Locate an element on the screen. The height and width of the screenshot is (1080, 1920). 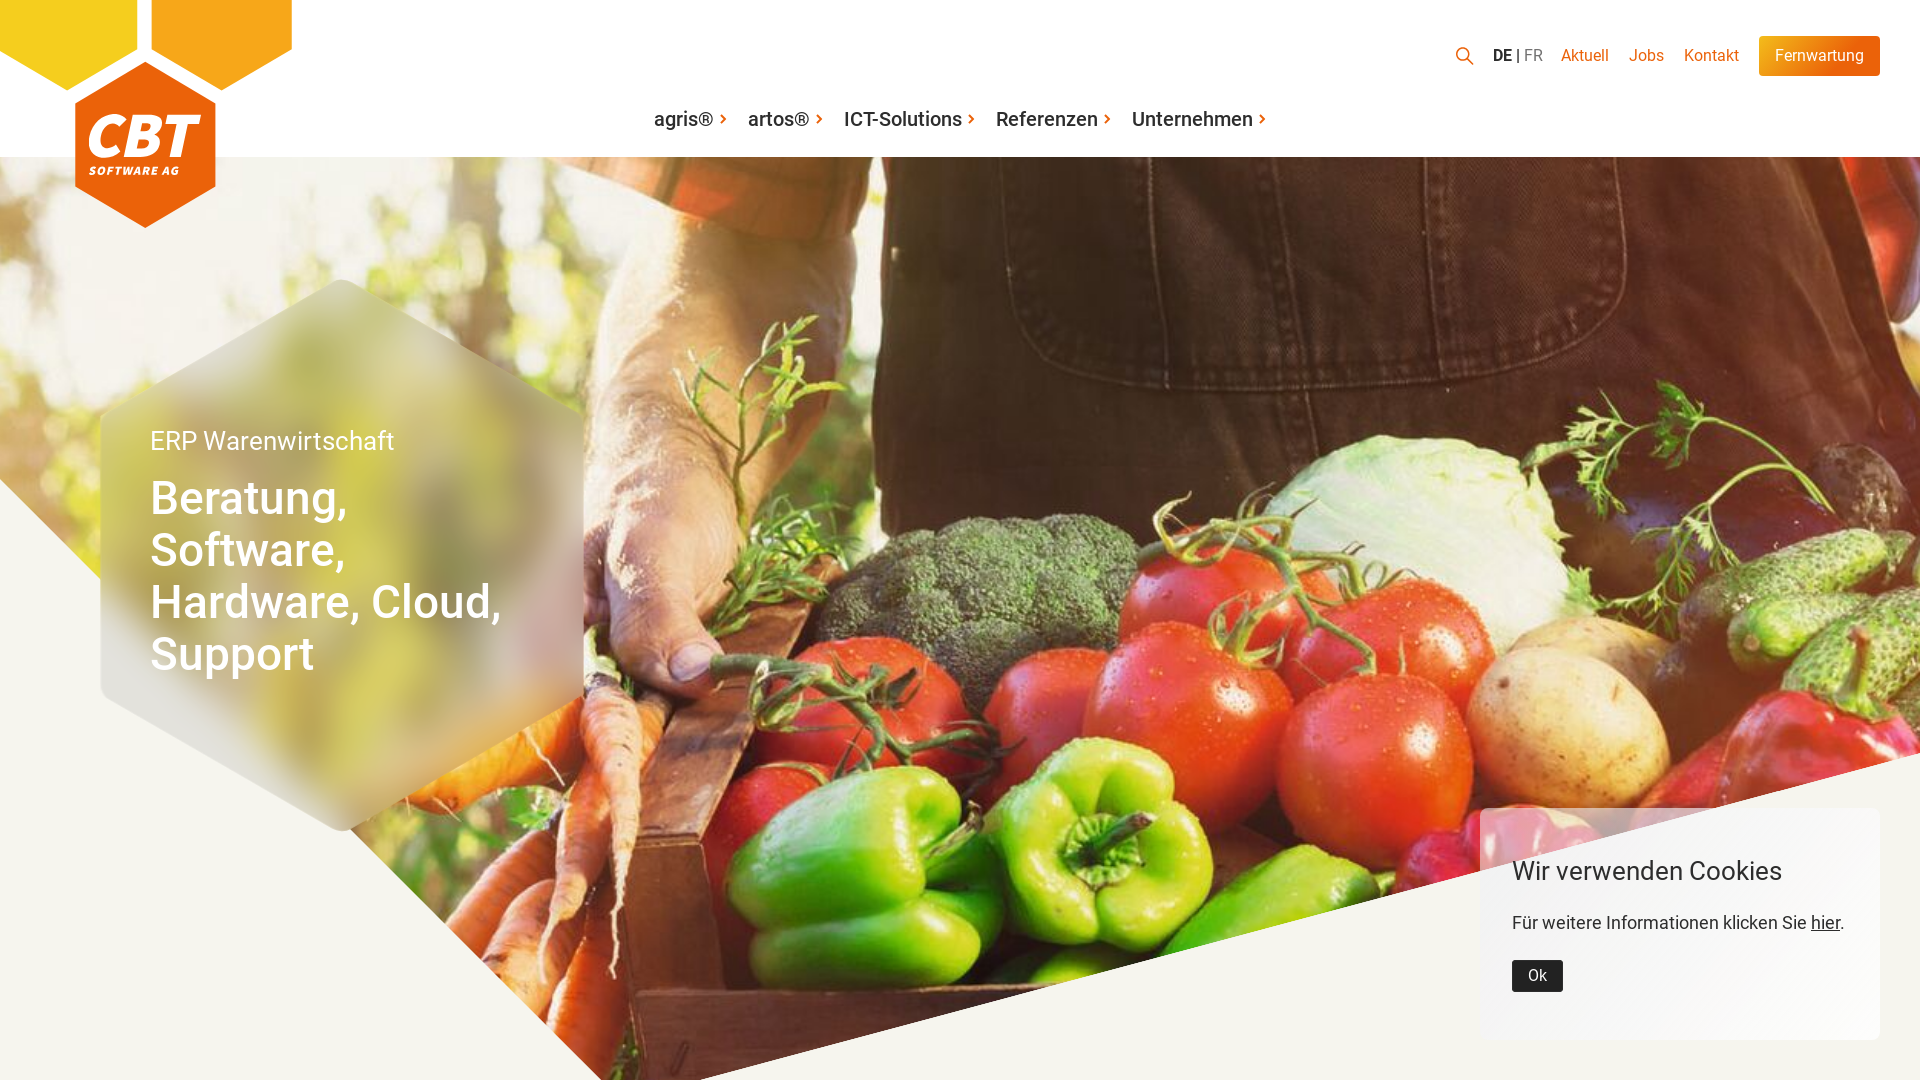
'Kontakt' is located at coordinates (1674, 55).